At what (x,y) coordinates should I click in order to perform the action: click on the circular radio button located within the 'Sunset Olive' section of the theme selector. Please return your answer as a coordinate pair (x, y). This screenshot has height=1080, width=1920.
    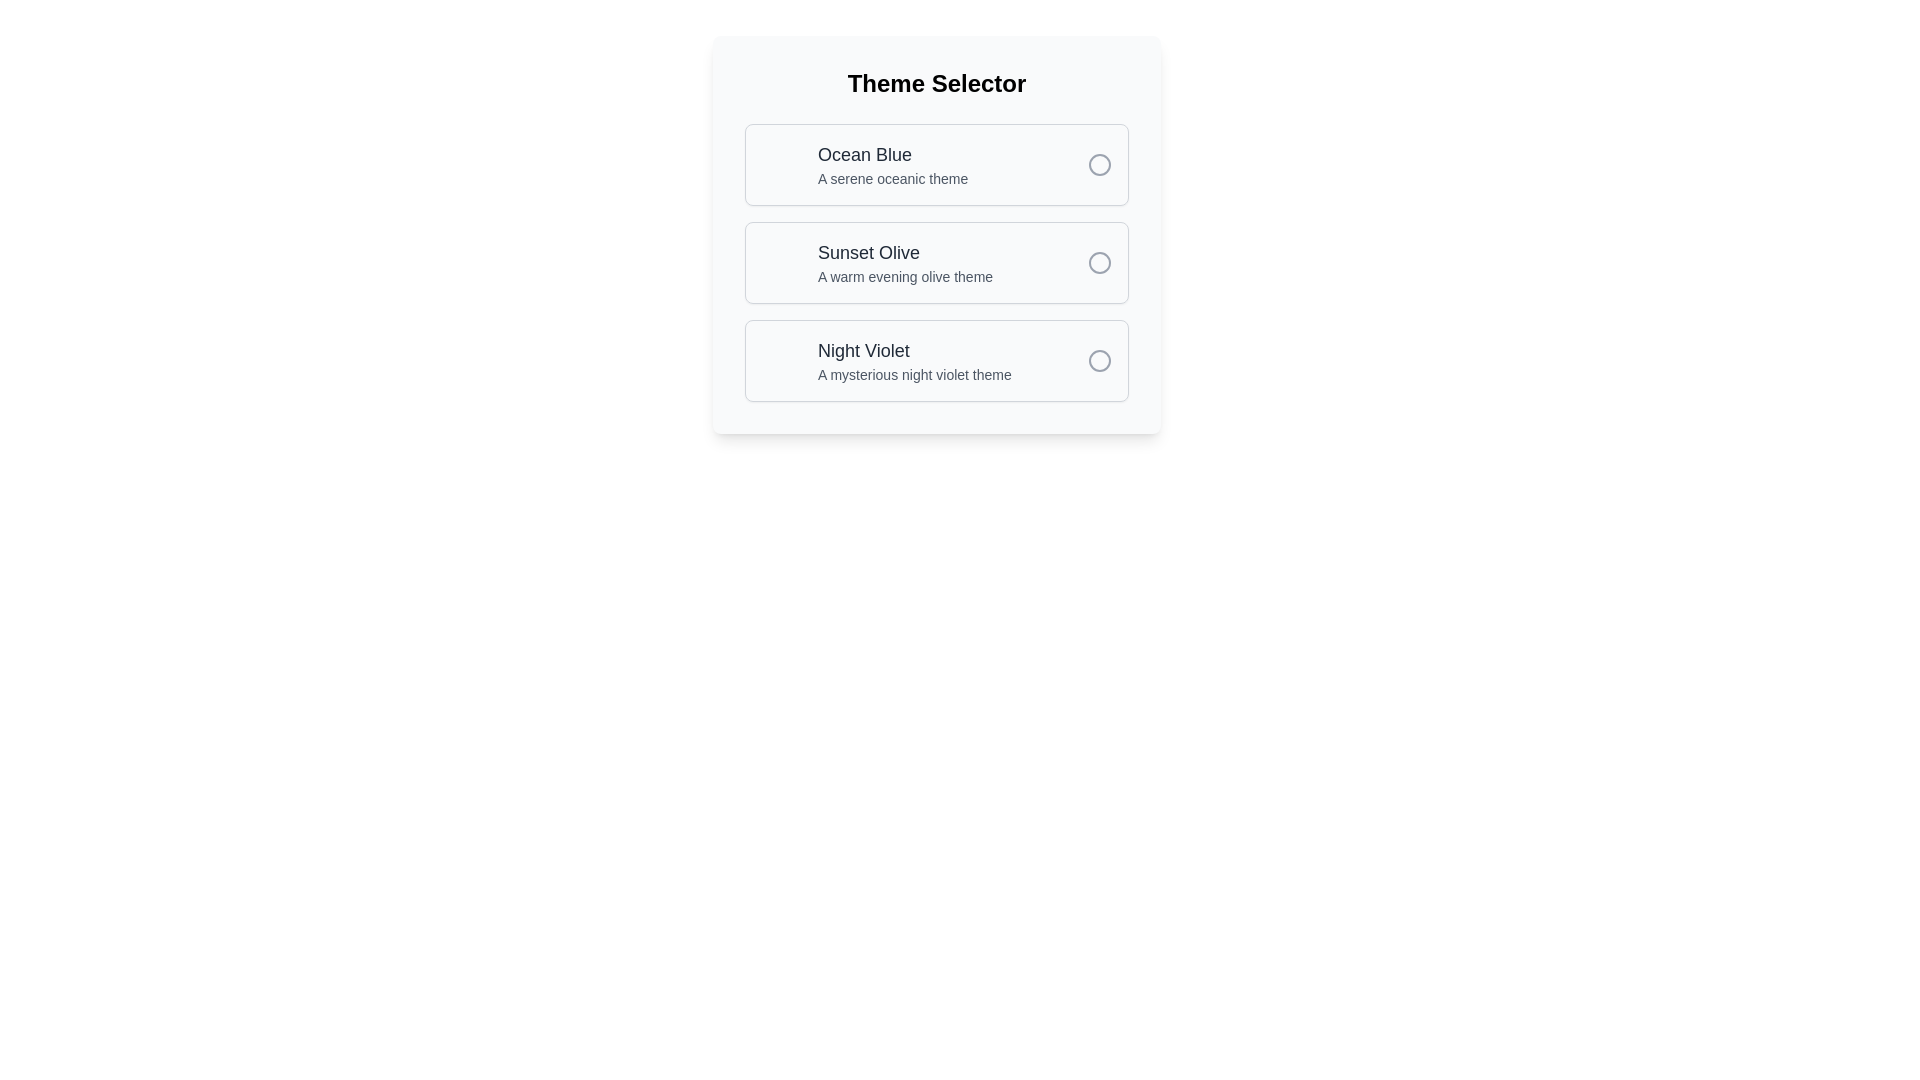
    Looking at the image, I should click on (1098, 261).